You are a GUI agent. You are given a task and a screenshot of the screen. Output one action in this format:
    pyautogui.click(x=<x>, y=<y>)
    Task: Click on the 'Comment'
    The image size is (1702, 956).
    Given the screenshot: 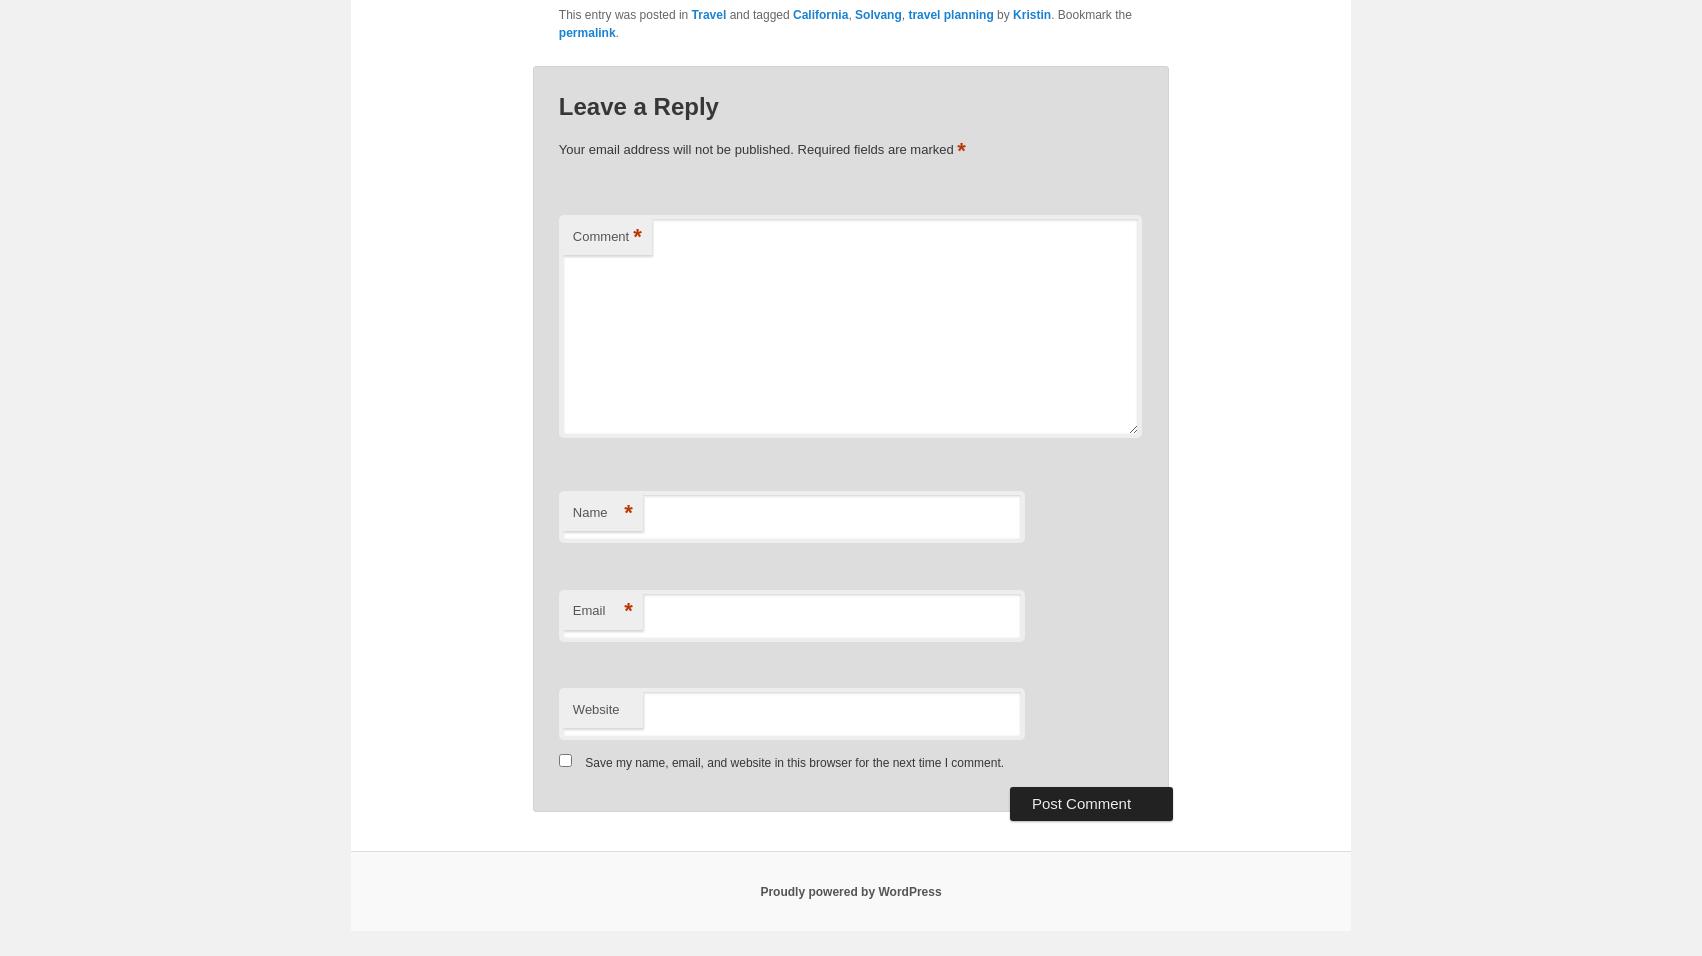 What is the action you would take?
    pyautogui.click(x=600, y=235)
    